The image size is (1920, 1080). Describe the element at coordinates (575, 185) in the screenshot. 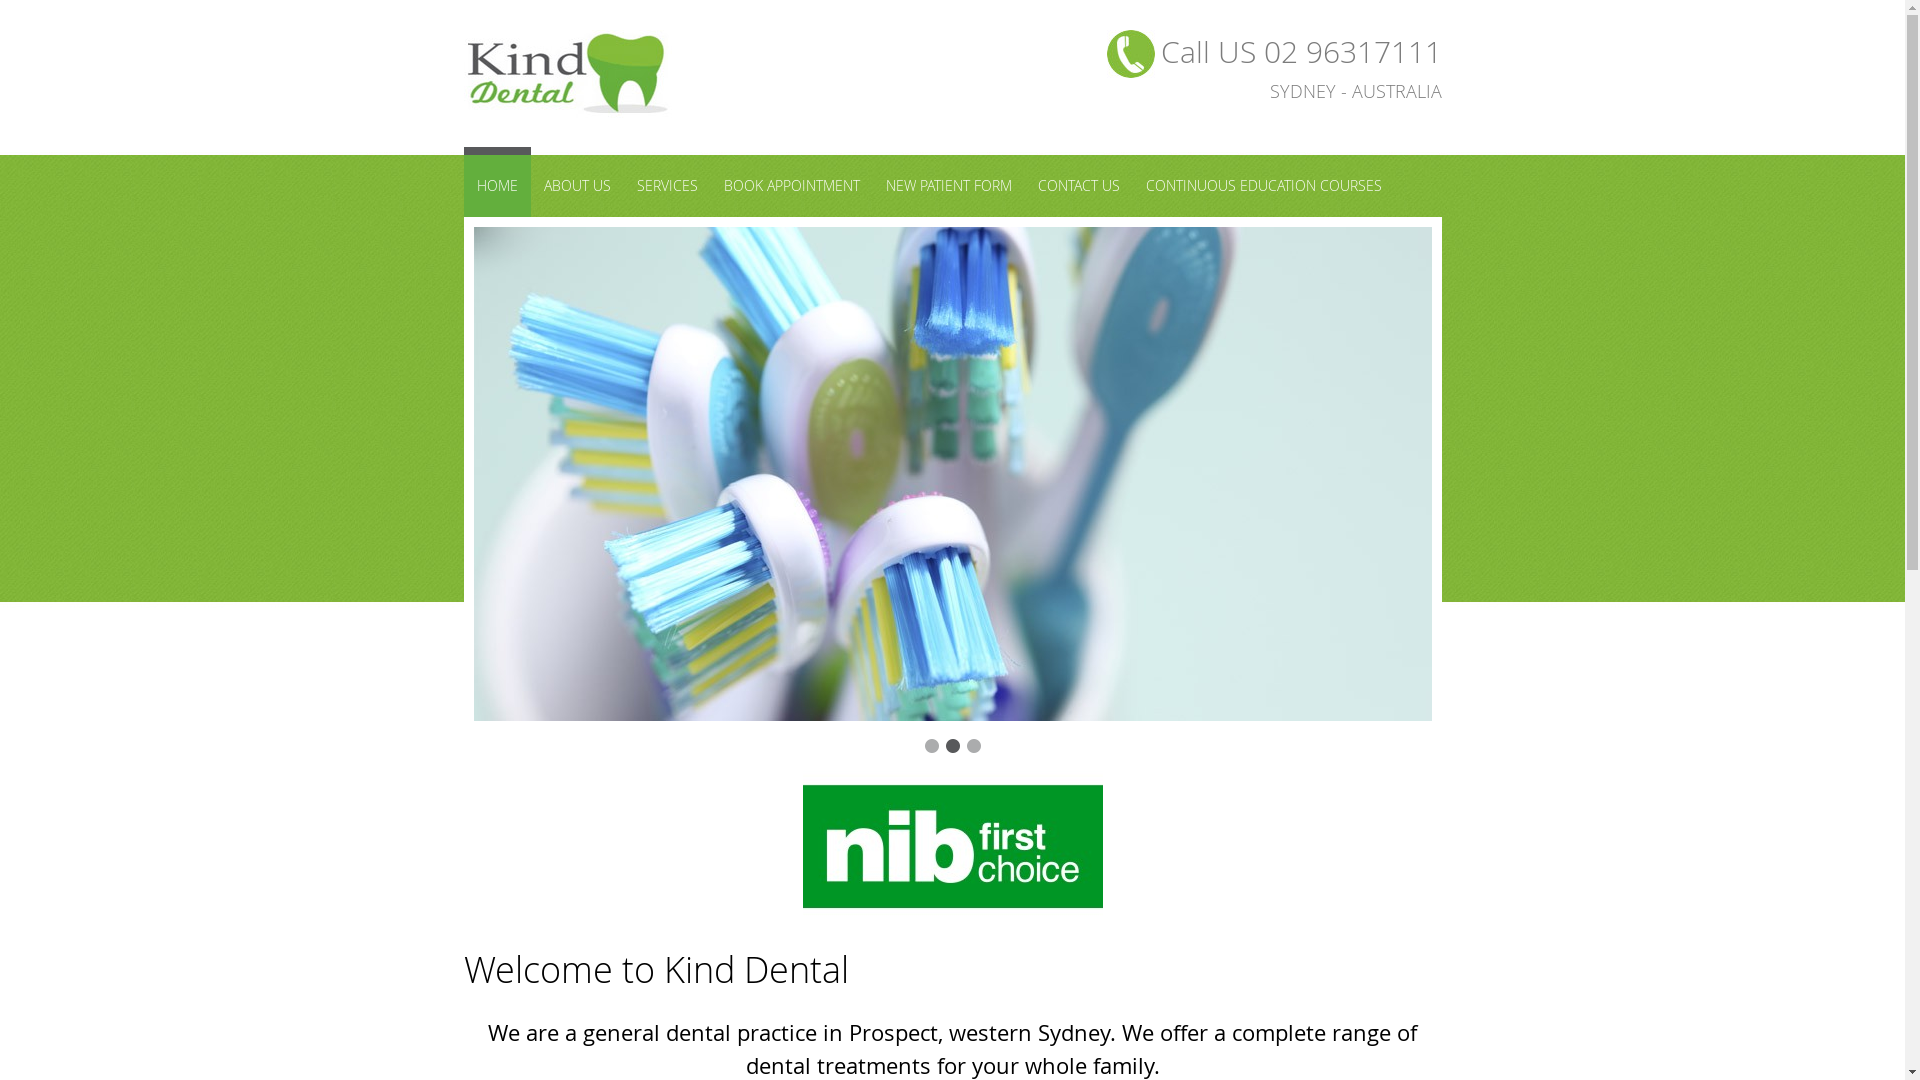

I see `'ABOUT US'` at that location.